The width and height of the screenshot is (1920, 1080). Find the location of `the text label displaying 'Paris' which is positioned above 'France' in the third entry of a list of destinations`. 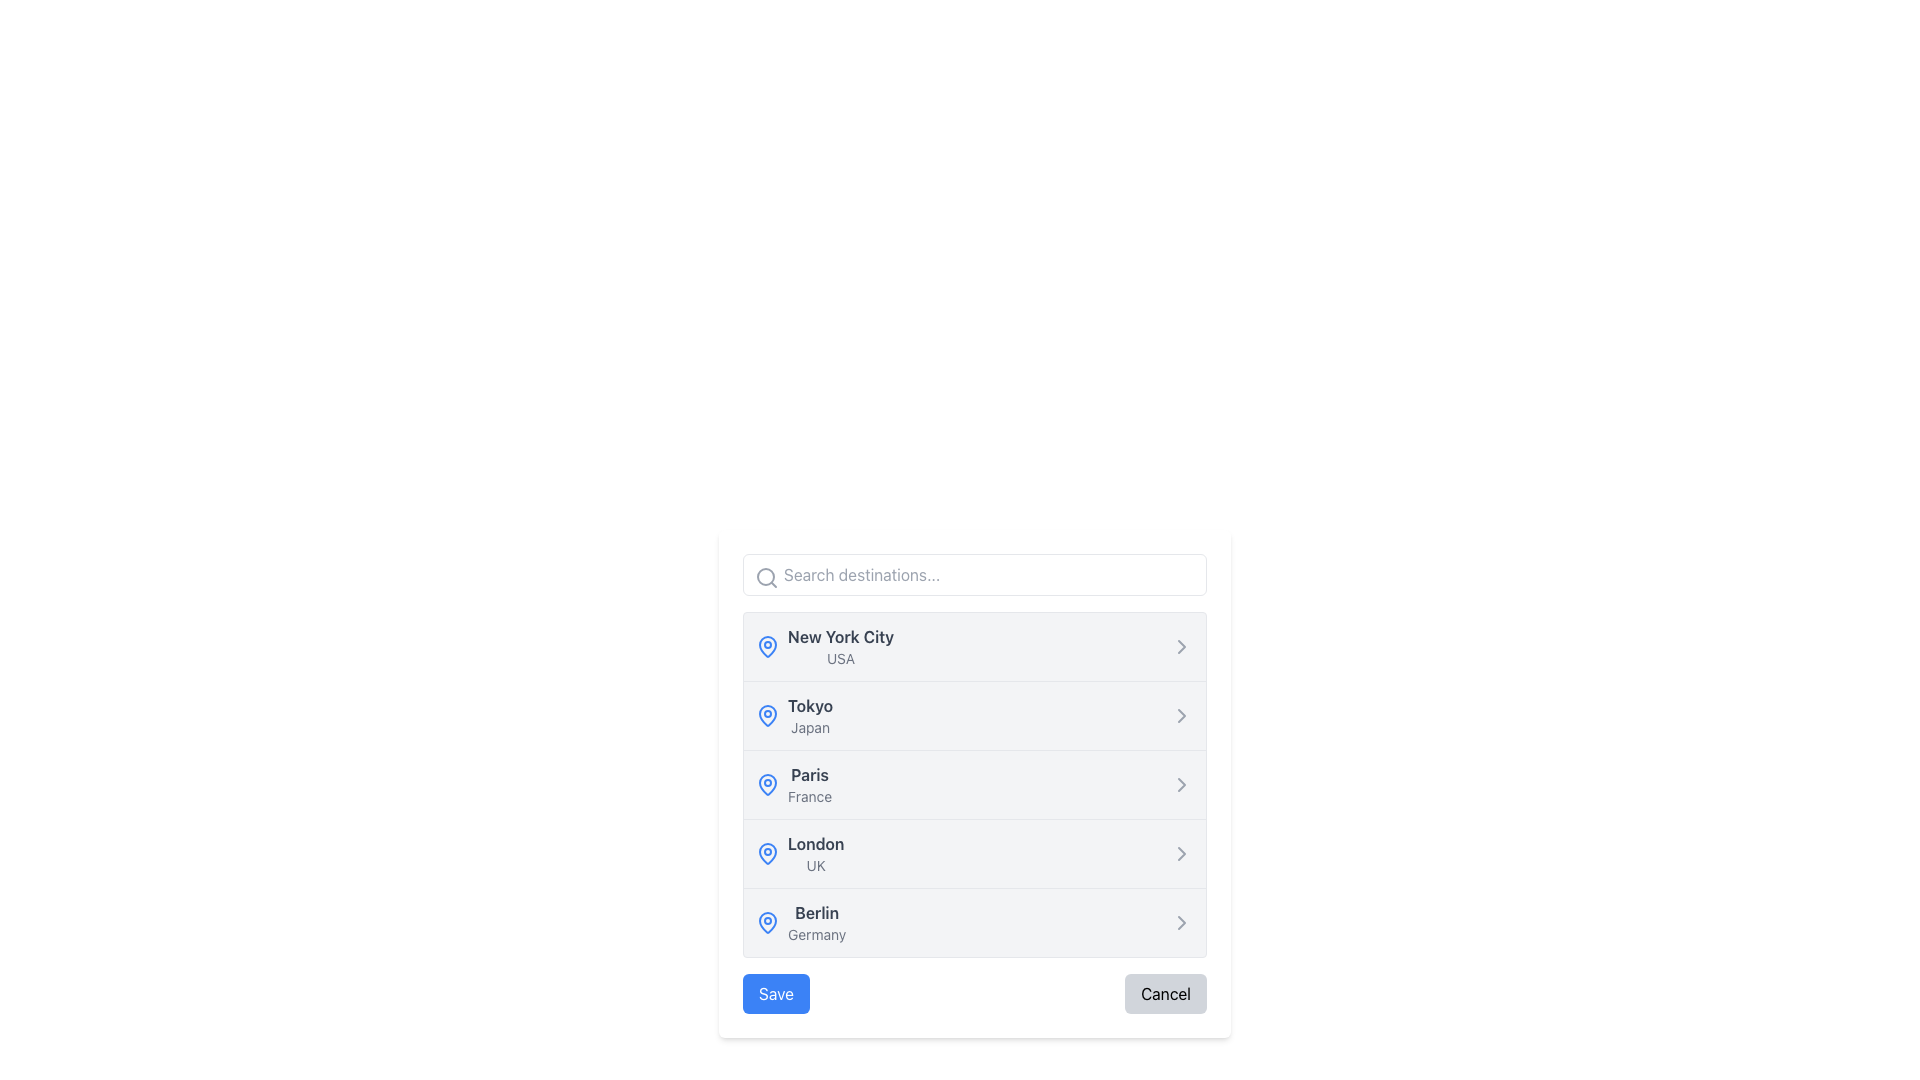

the text label displaying 'Paris' which is positioned above 'France' in the third entry of a list of destinations is located at coordinates (810, 774).